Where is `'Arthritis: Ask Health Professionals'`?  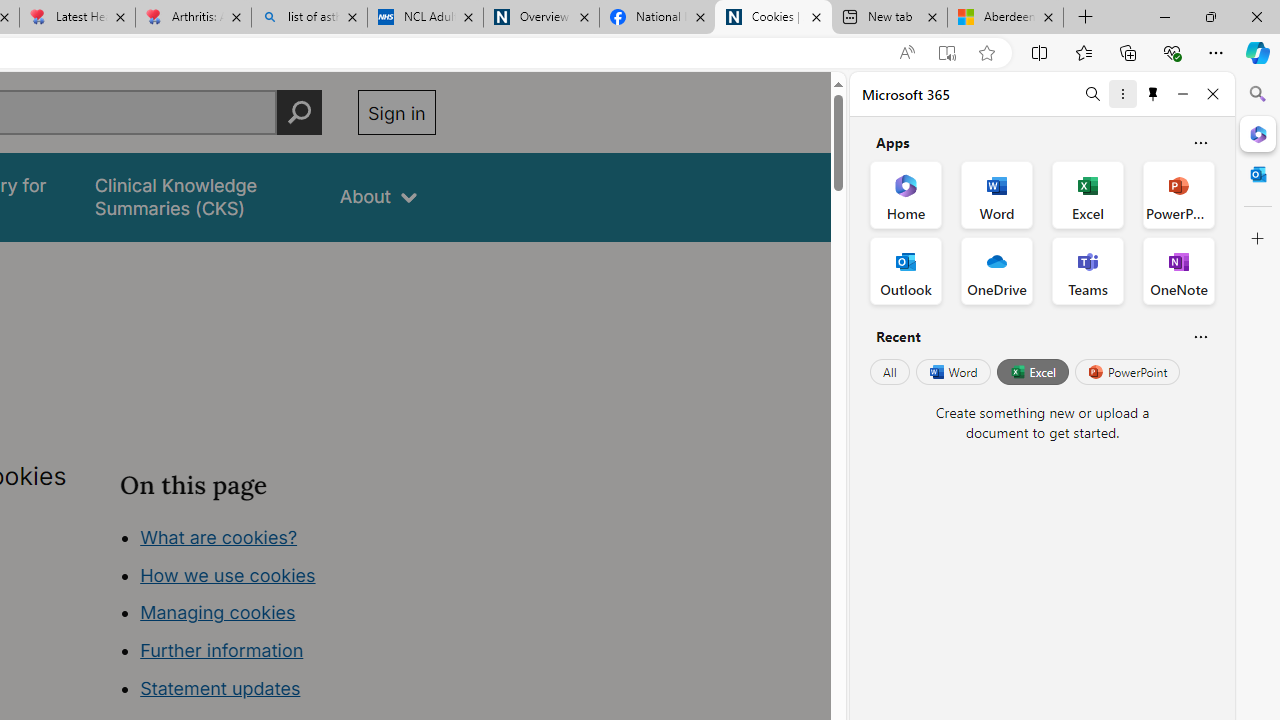 'Arthritis: Ask Health Professionals' is located at coordinates (193, 17).